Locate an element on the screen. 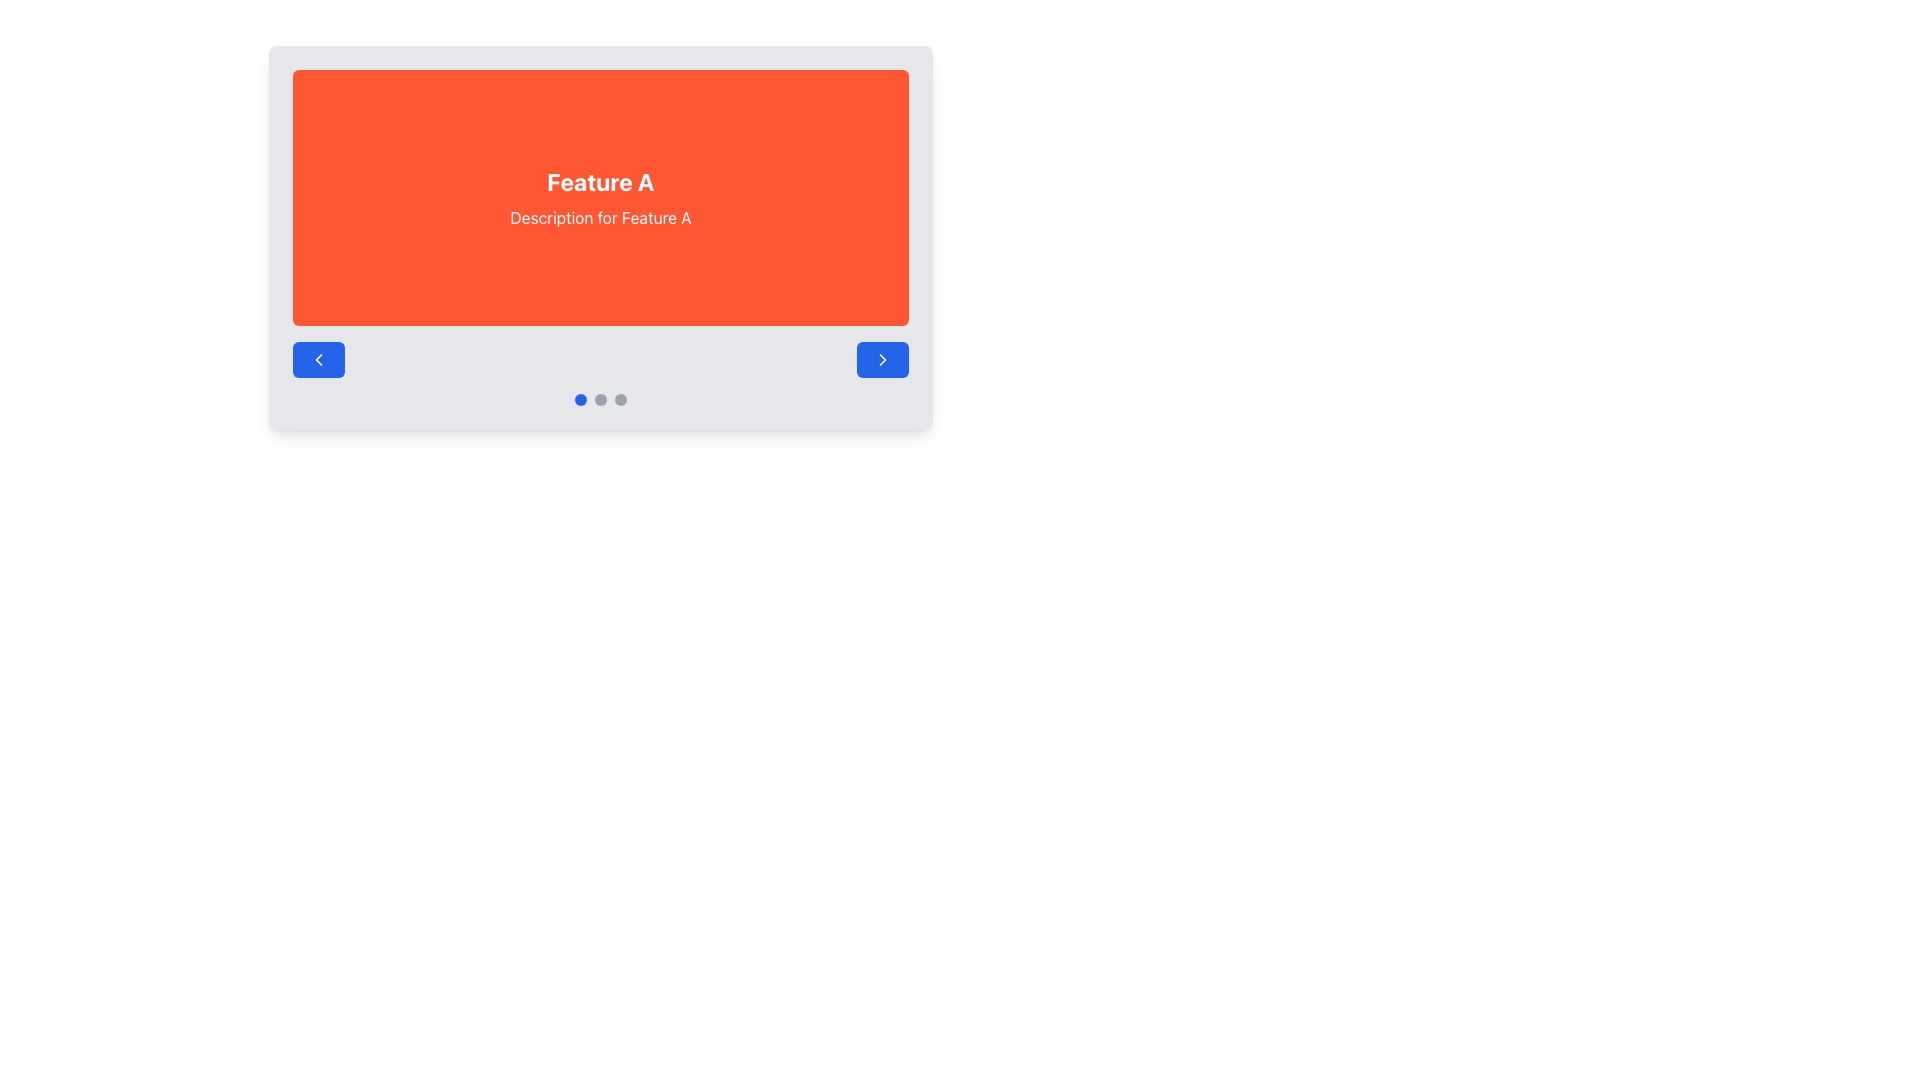 The height and width of the screenshot is (1080, 1920). the blue circular button containing the right chevron arrow SVG icon located at the bottom right corner of the main card interface is located at coordinates (882, 358).